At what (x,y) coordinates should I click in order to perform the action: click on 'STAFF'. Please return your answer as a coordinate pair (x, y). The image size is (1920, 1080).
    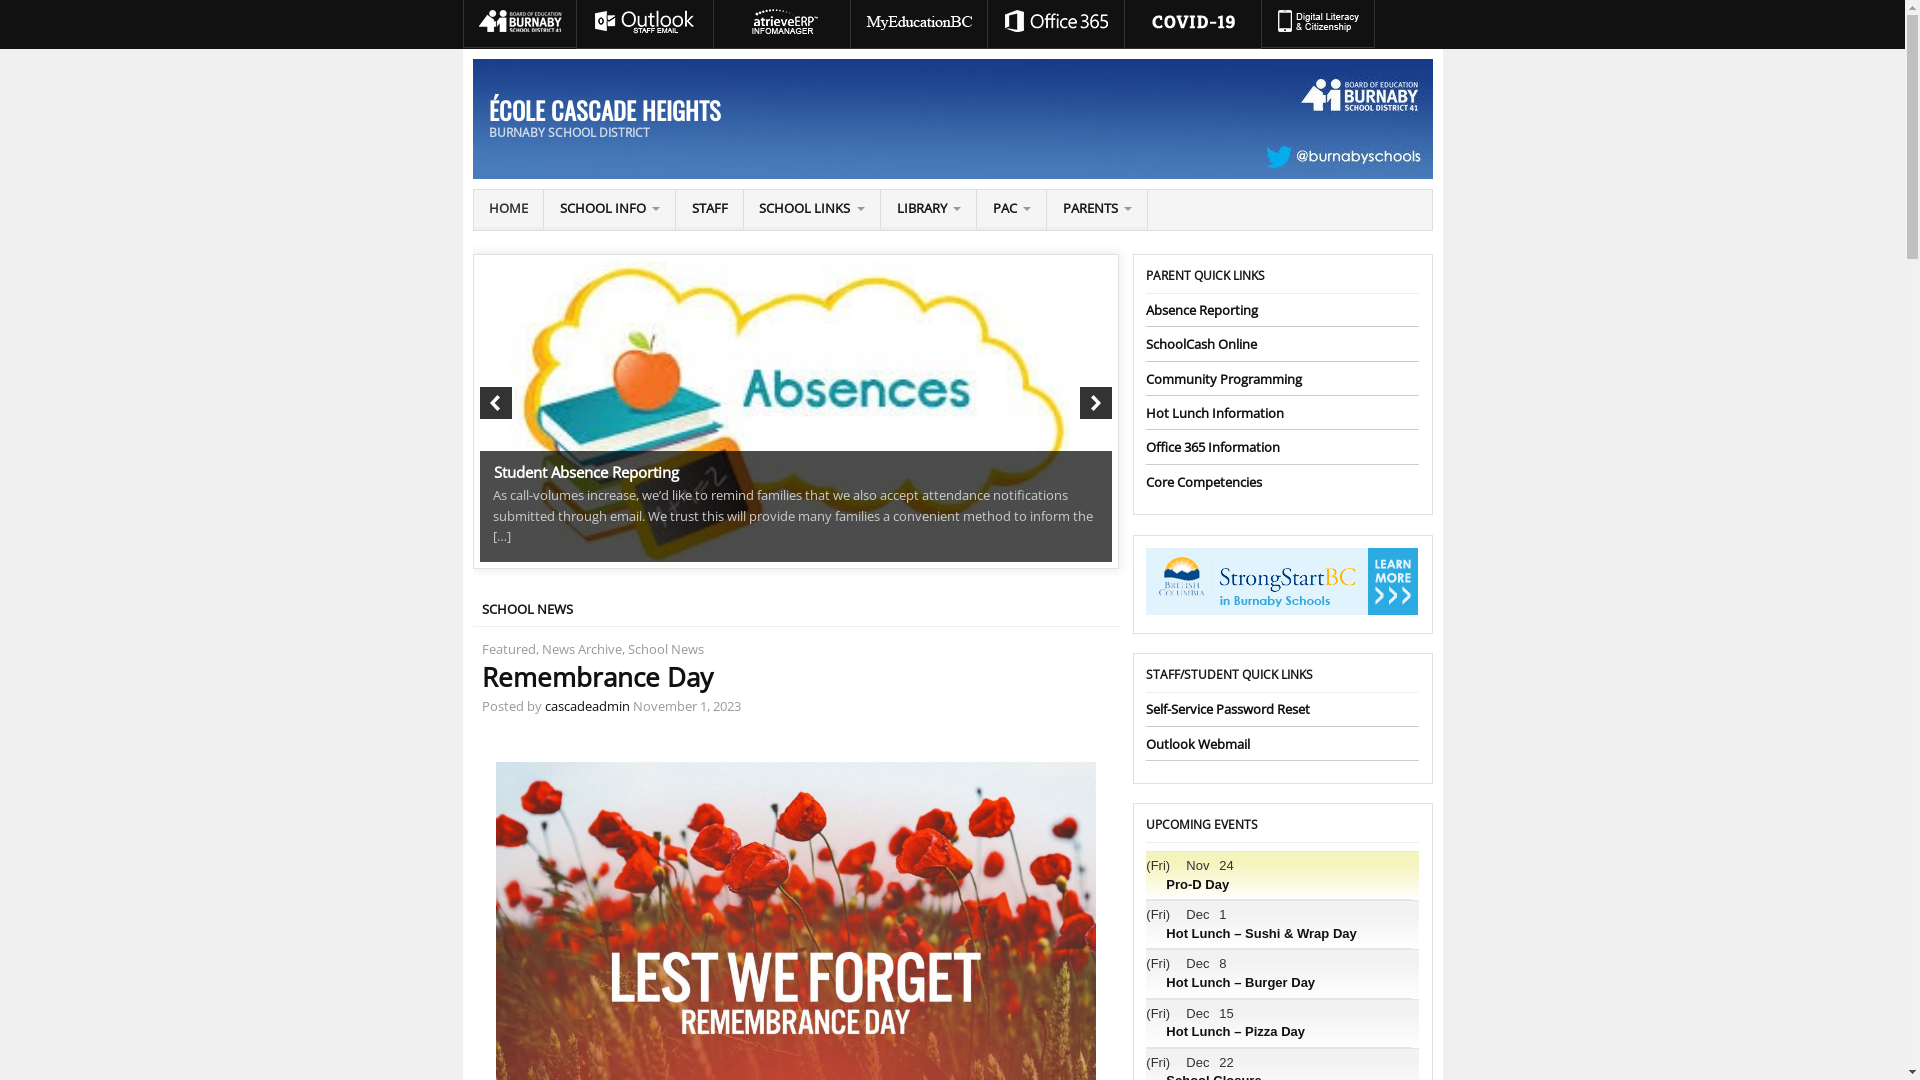
    Looking at the image, I should click on (709, 209).